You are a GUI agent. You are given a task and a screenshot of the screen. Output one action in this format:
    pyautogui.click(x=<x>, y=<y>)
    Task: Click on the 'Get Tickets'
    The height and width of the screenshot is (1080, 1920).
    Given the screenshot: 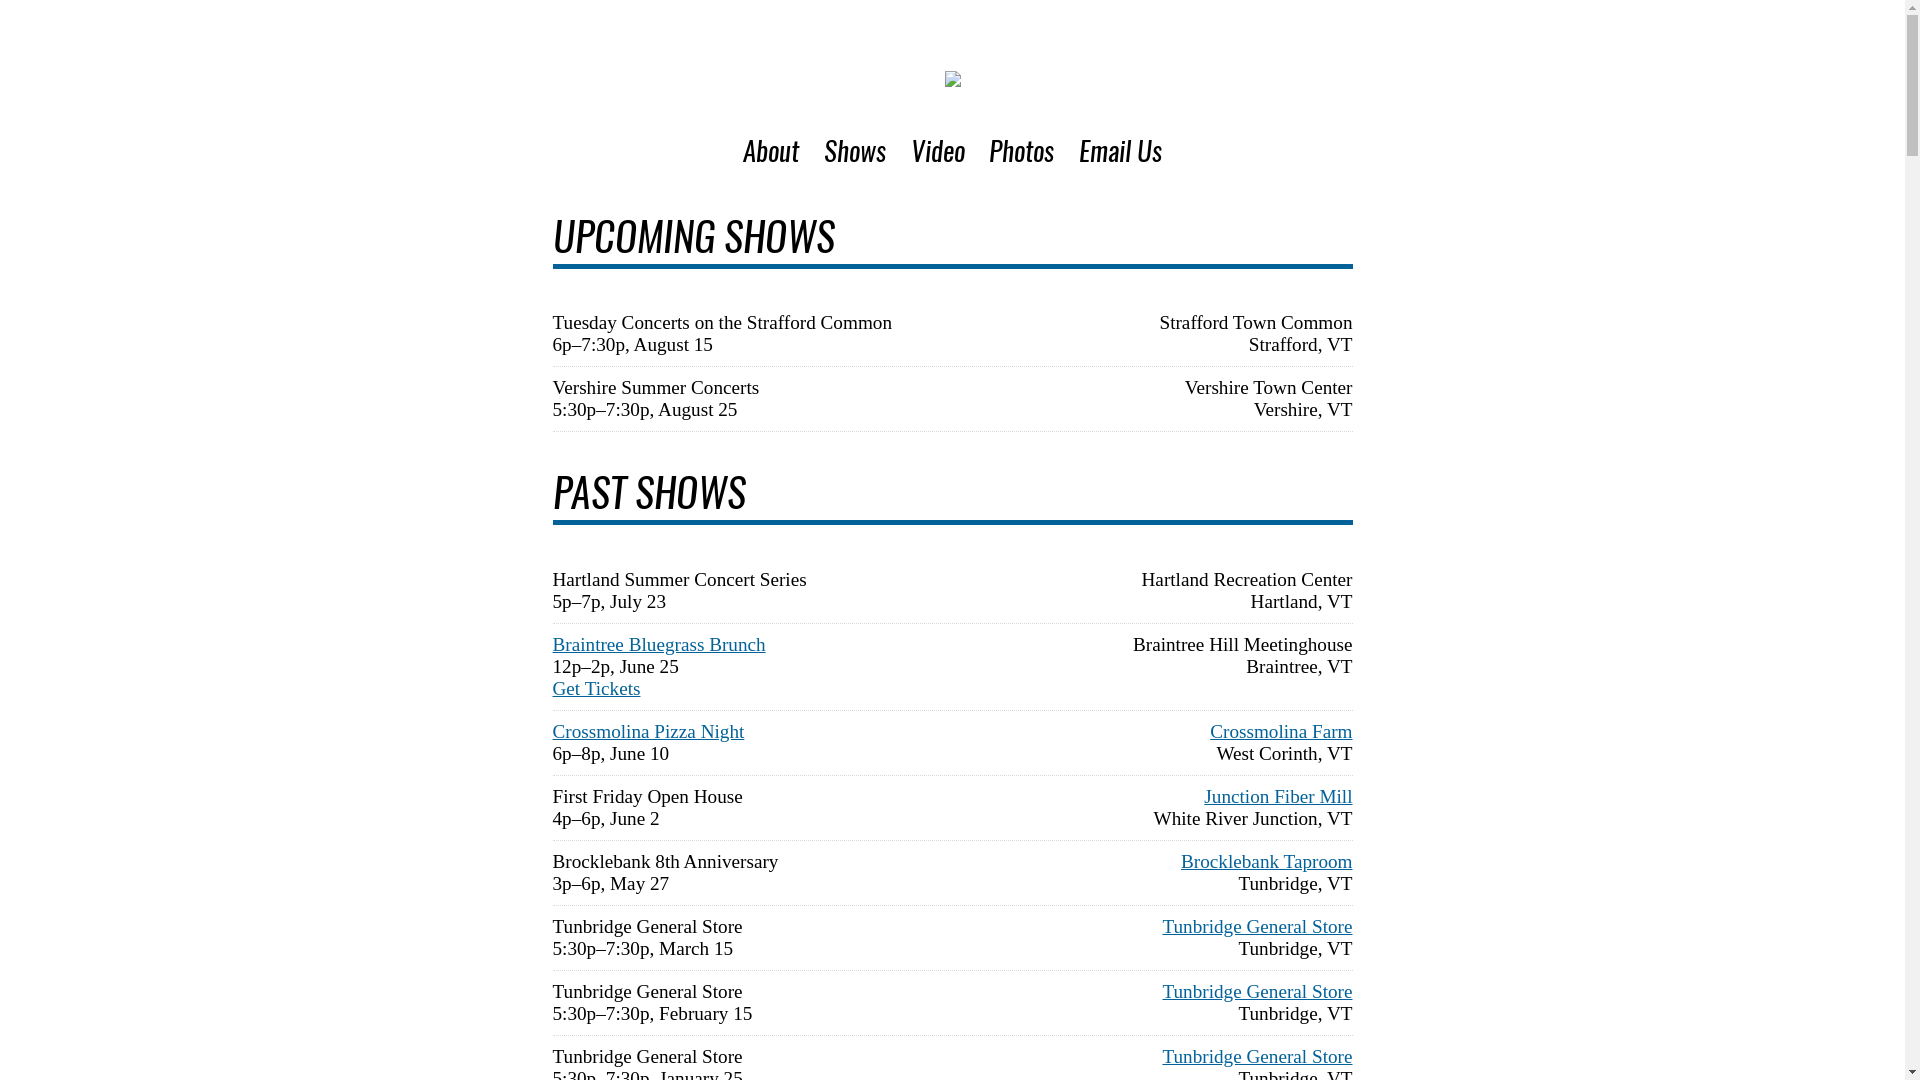 What is the action you would take?
    pyautogui.click(x=594, y=687)
    